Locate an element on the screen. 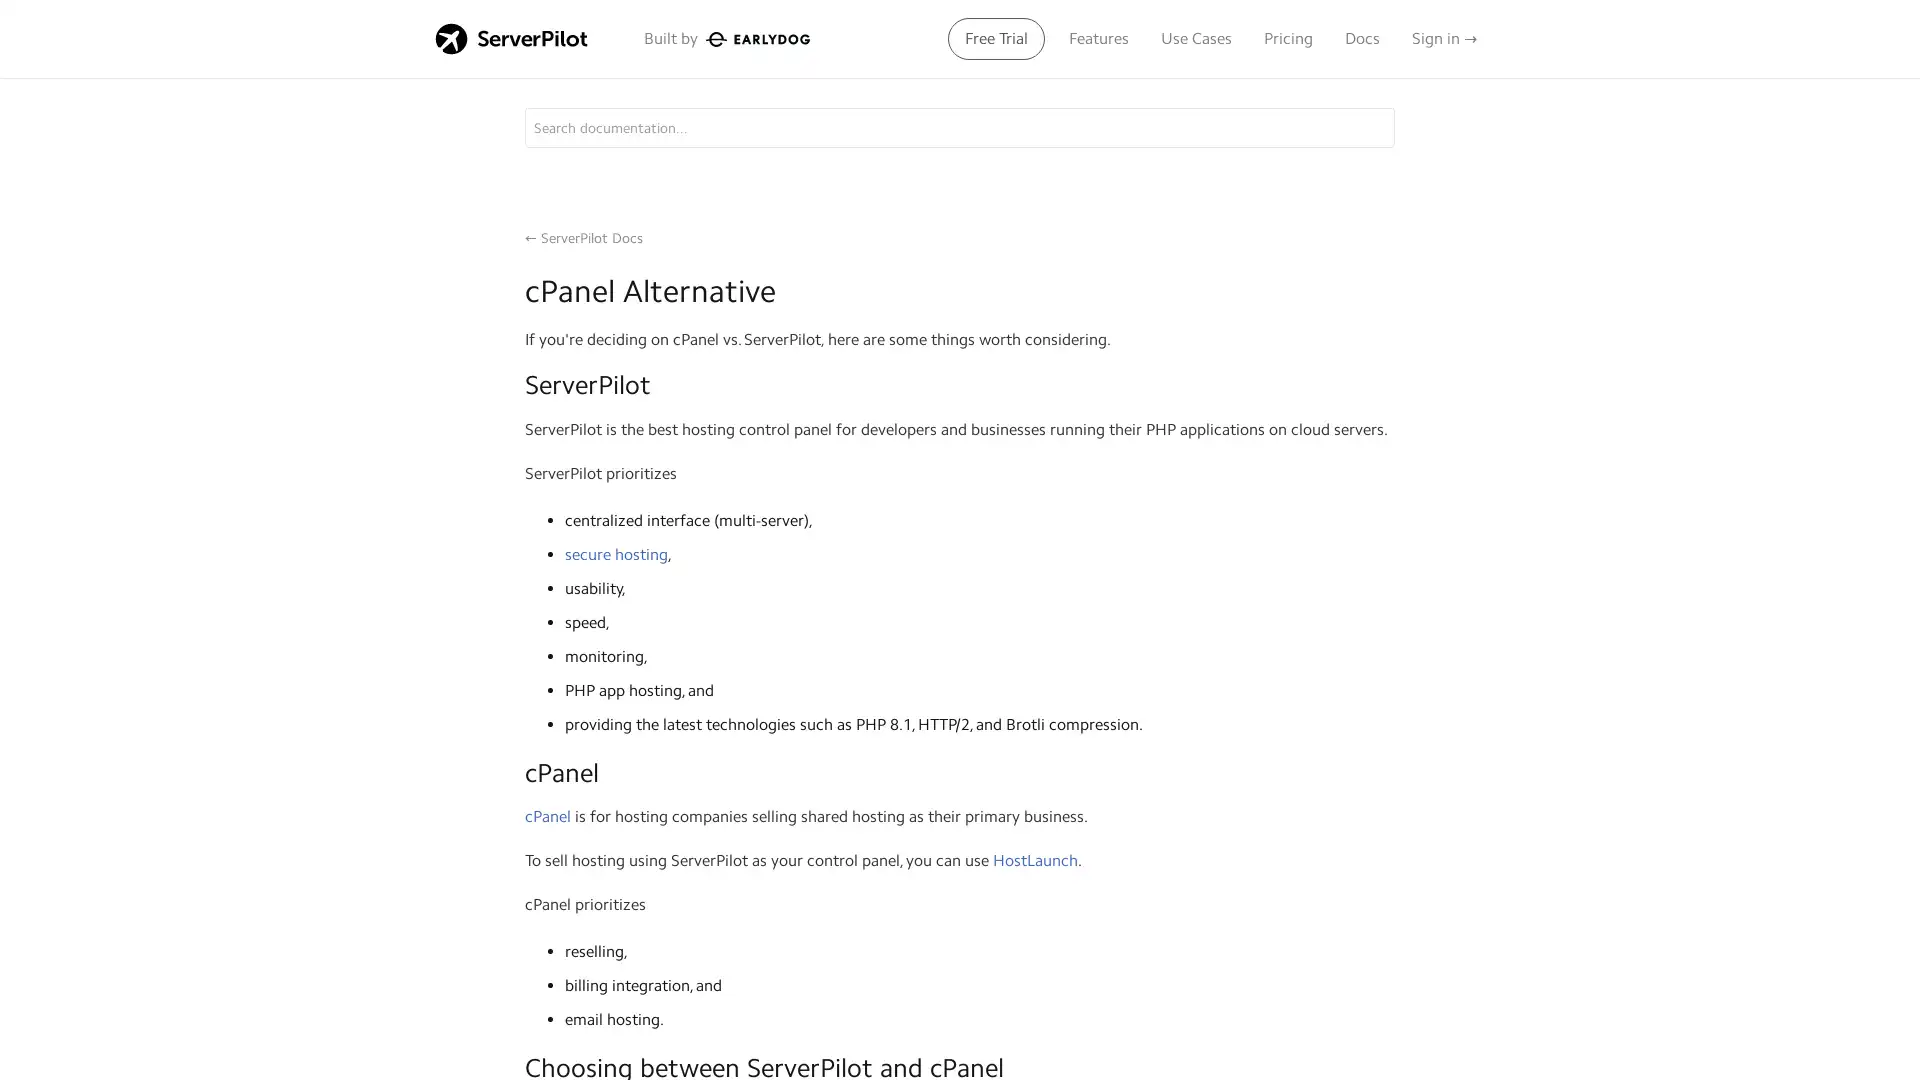  Docs is located at coordinates (1361, 38).